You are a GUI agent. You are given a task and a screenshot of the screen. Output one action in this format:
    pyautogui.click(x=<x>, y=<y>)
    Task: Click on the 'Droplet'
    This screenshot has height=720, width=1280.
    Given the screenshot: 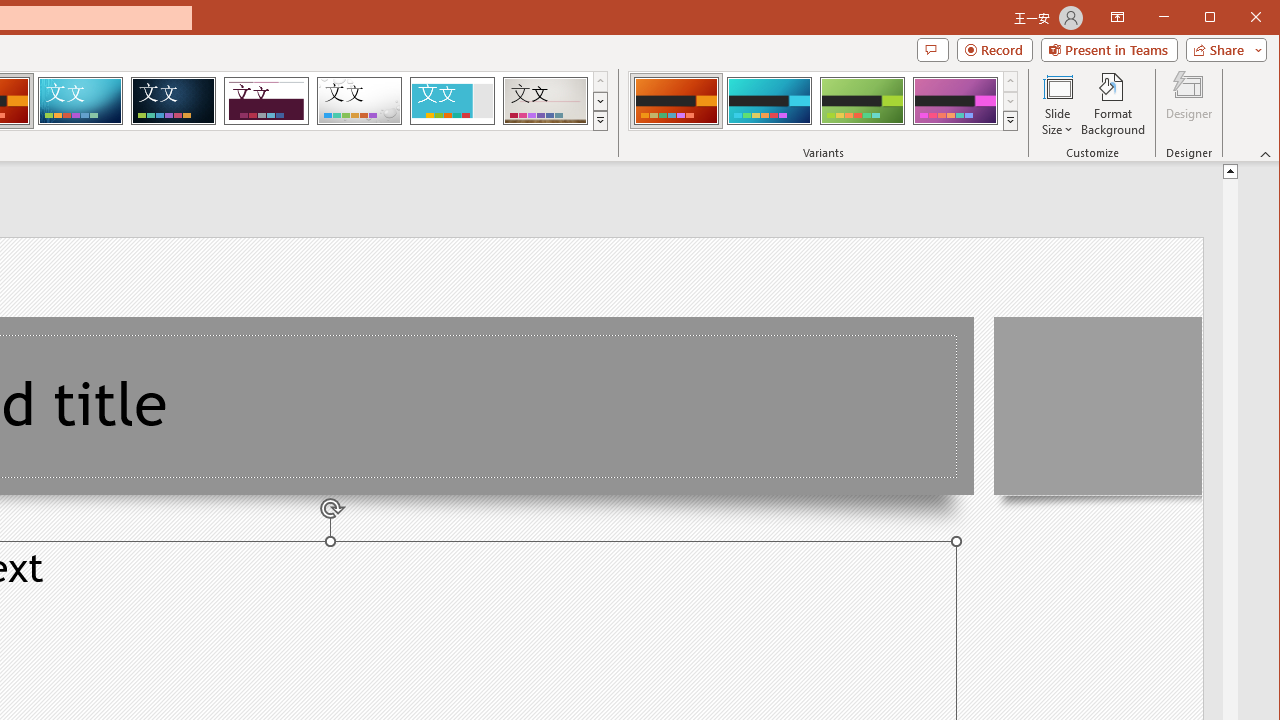 What is the action you would take?
    pyautogui.click(x=359, y=100)
    